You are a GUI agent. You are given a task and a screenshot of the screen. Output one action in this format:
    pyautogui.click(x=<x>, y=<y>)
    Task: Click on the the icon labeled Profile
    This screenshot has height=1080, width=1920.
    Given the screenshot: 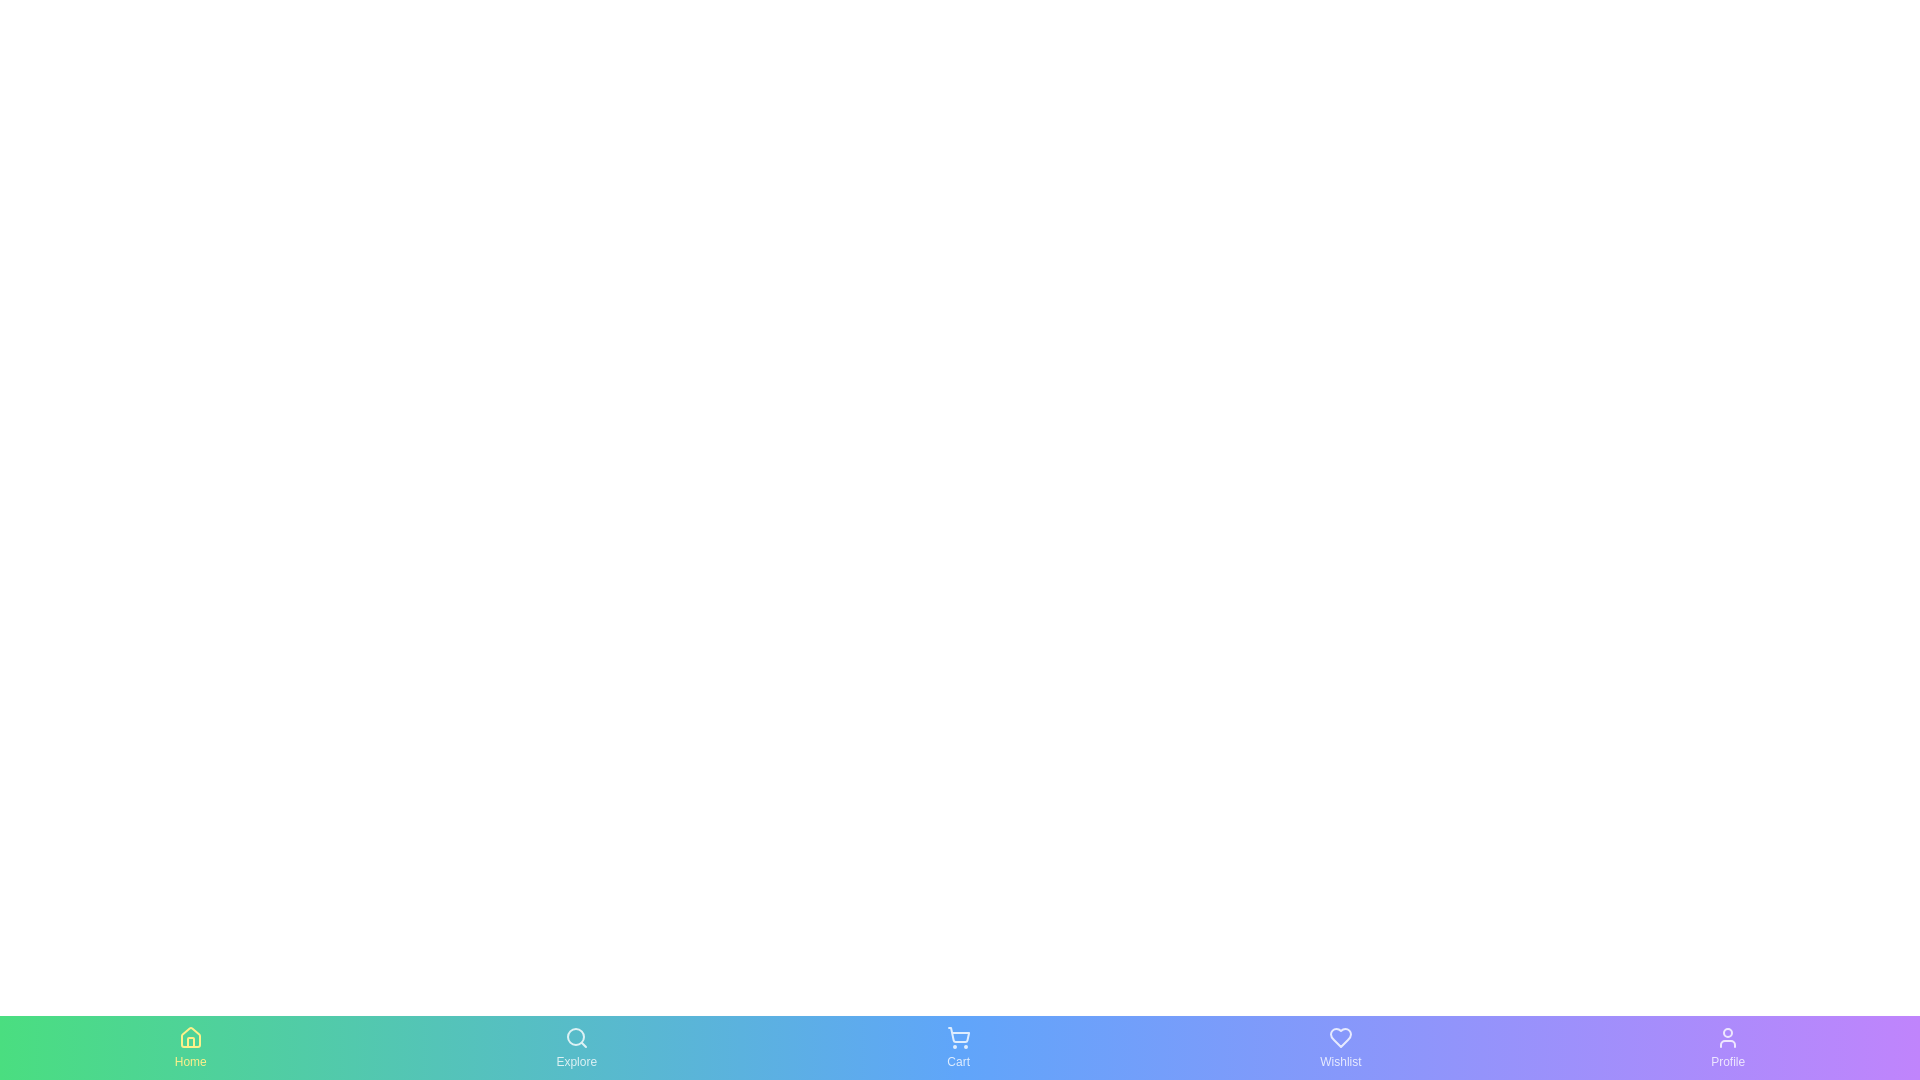 What is the action you would take?
    pyautogui.click(x=1727, y=1047)
    